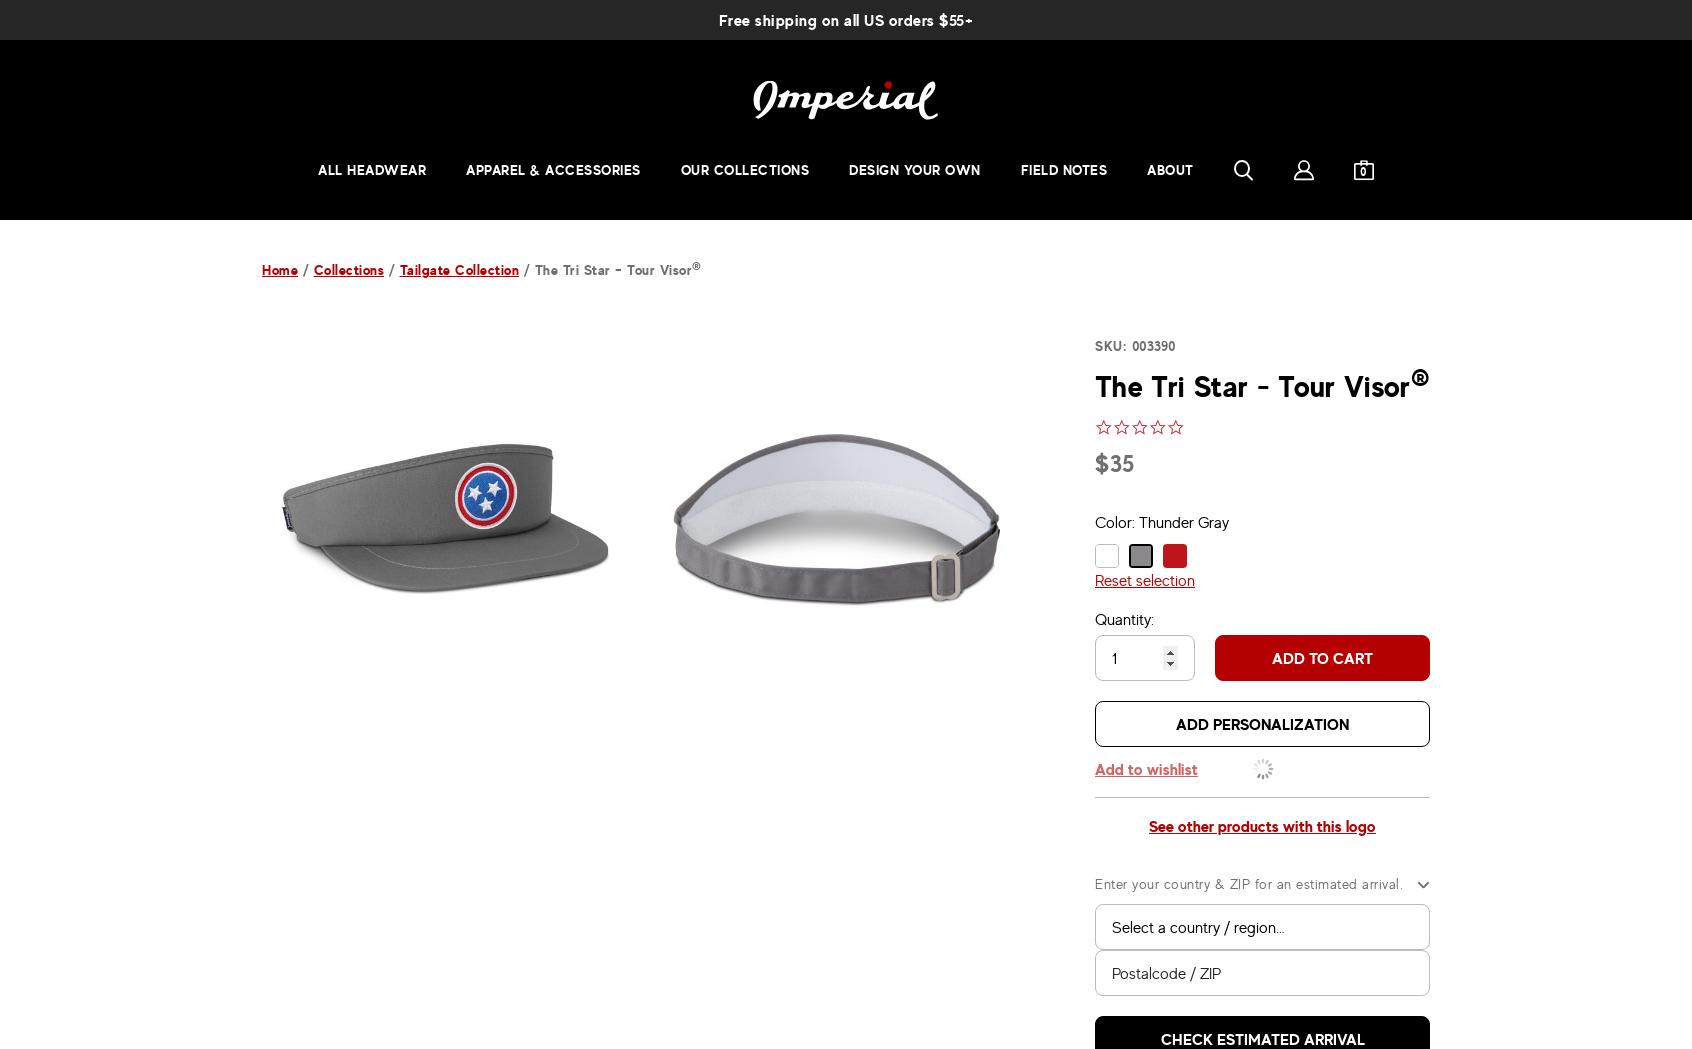  Describe the element at coordinates (604, 268) in the screenshot. I see `'/ The Tri Star – Tour Visor'` at that location.